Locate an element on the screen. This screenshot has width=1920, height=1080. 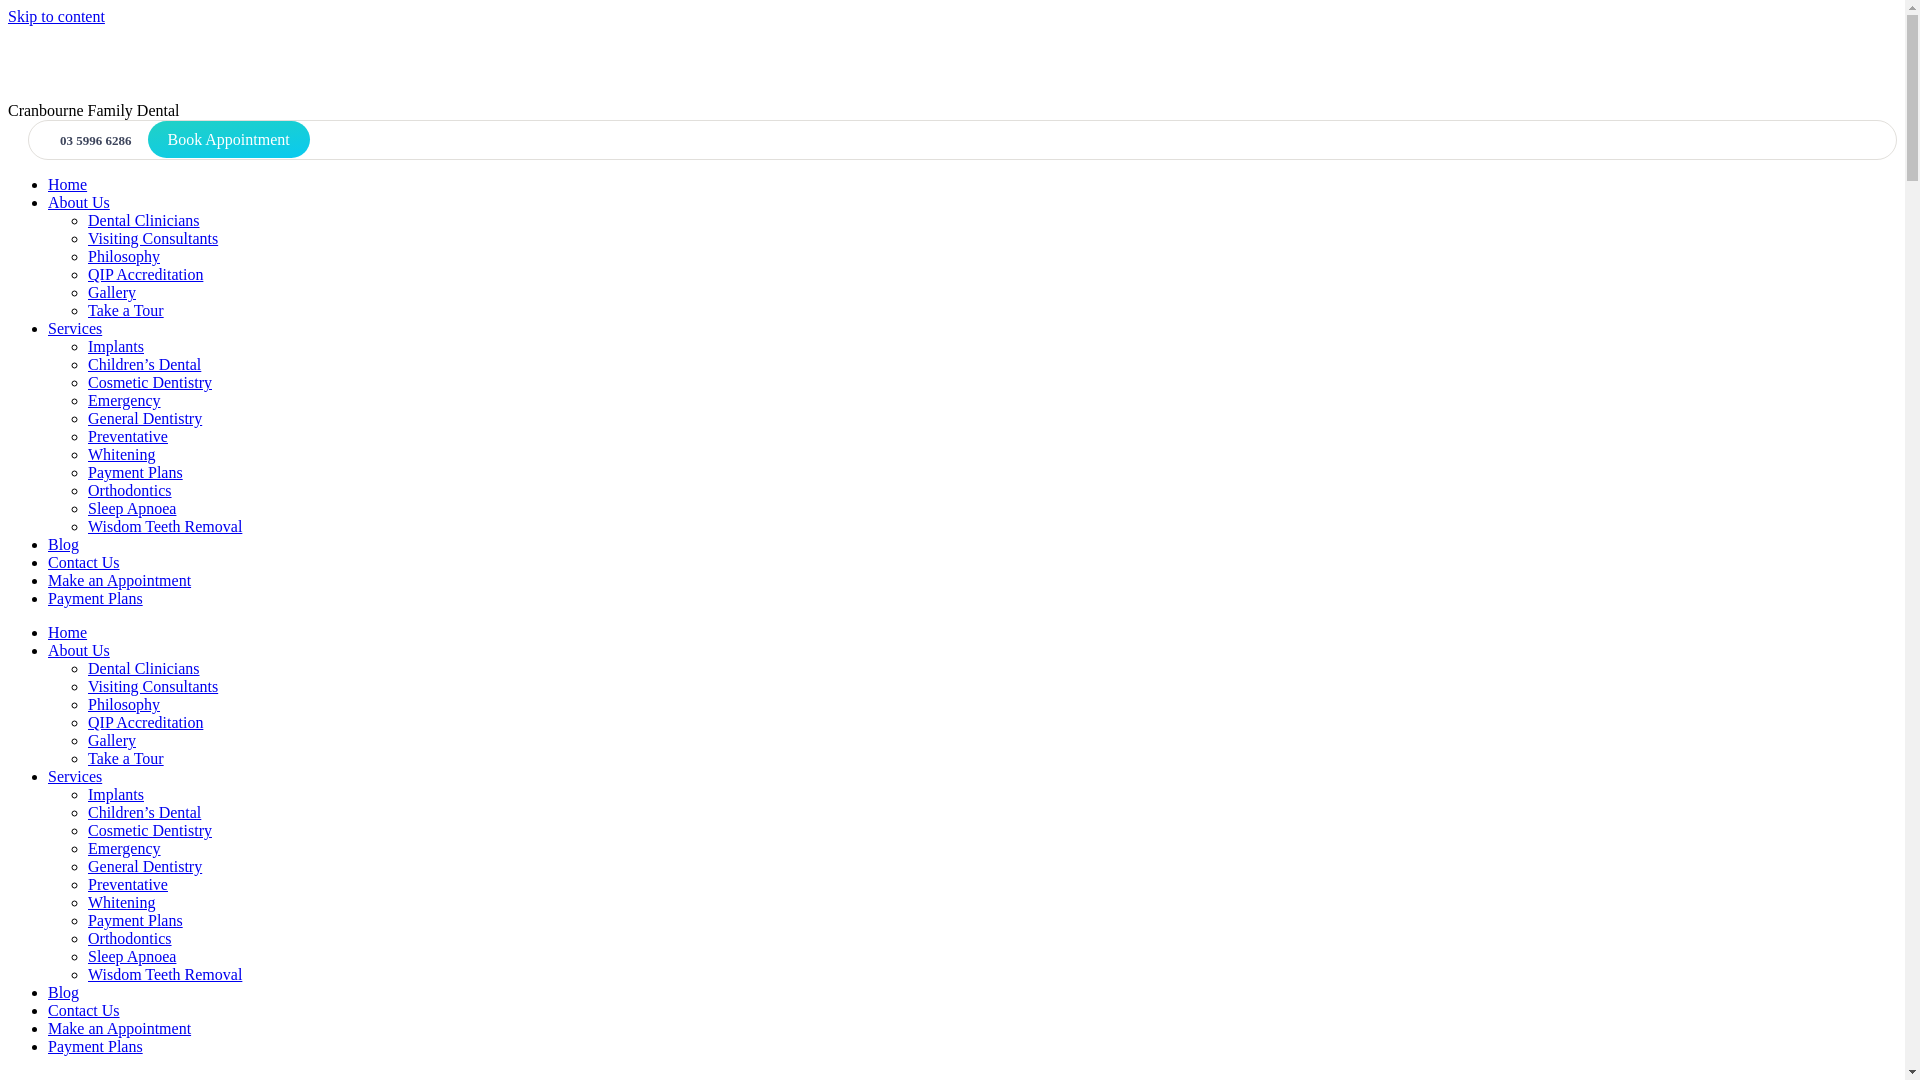
'Blog' is located at coordinates (48, 544).